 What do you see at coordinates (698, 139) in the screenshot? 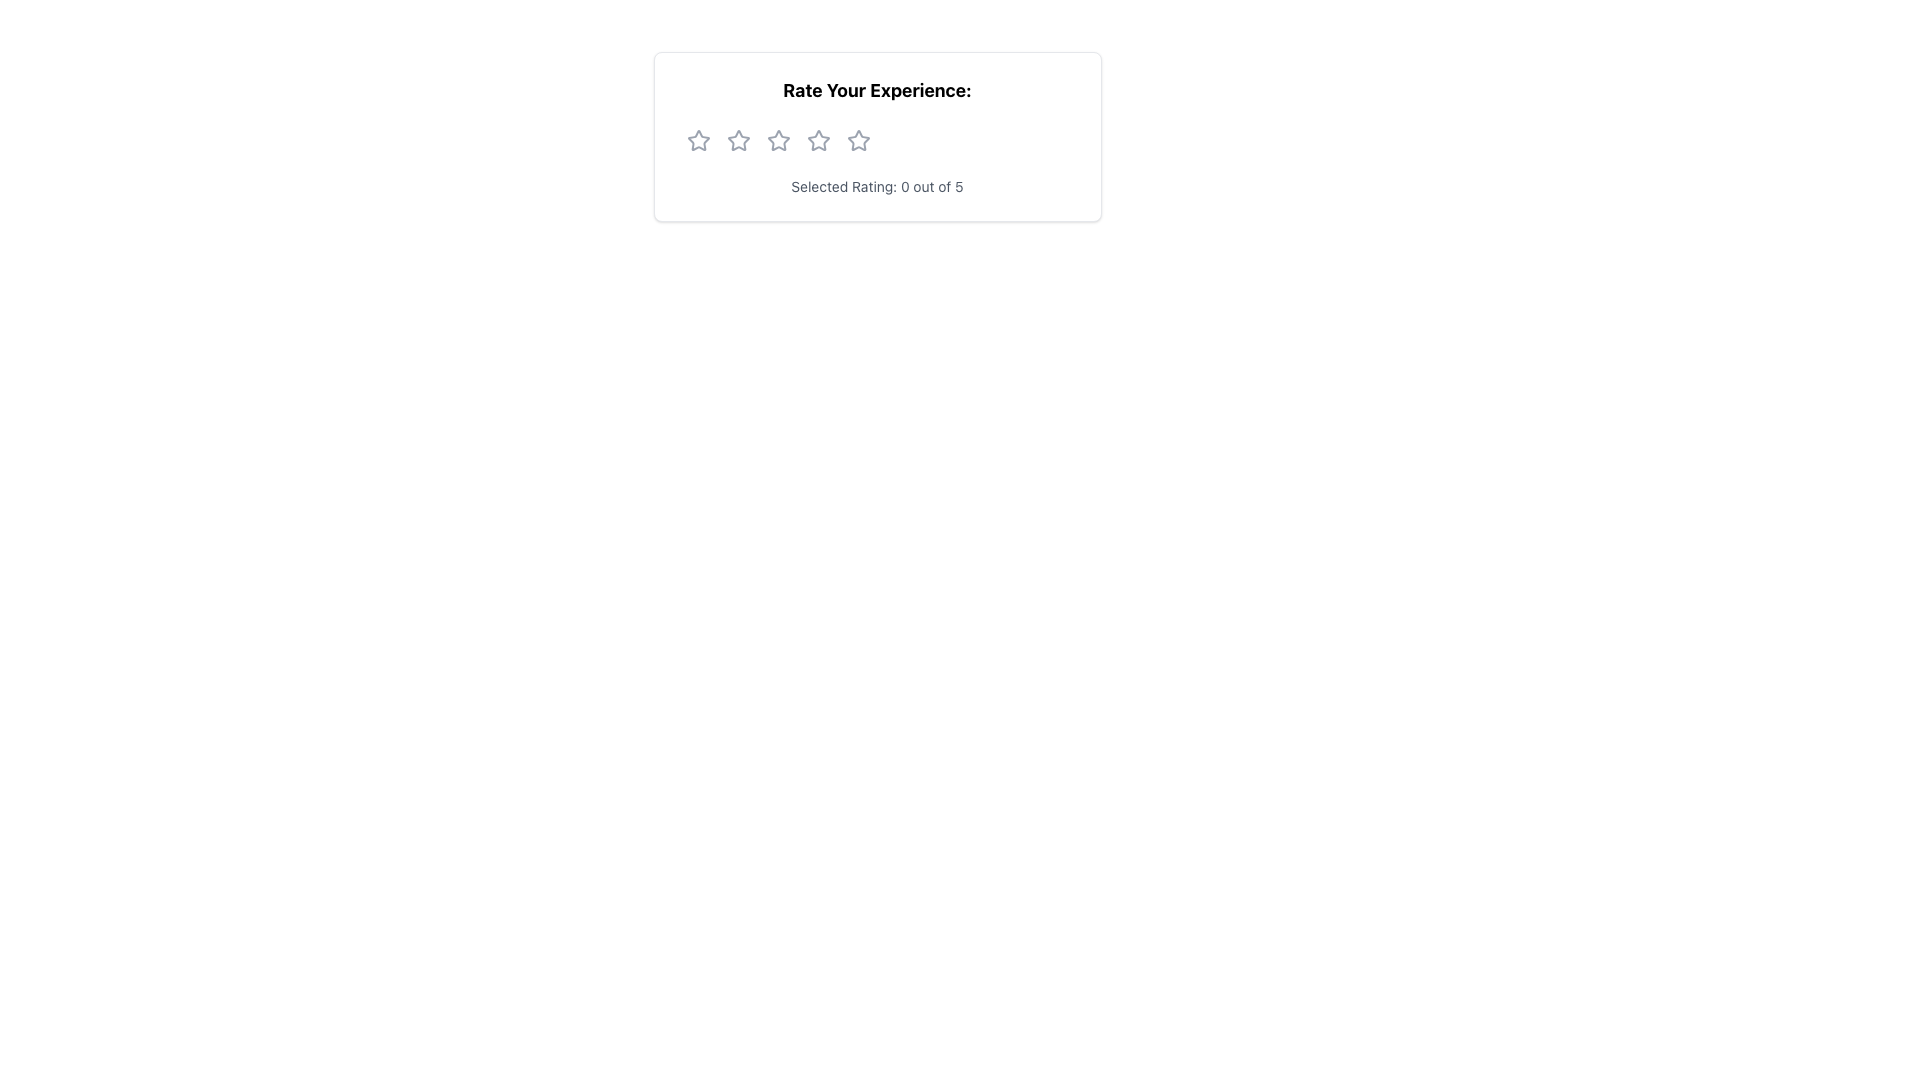
I see `the first star in the rating component` at bounding box center [698, 139].